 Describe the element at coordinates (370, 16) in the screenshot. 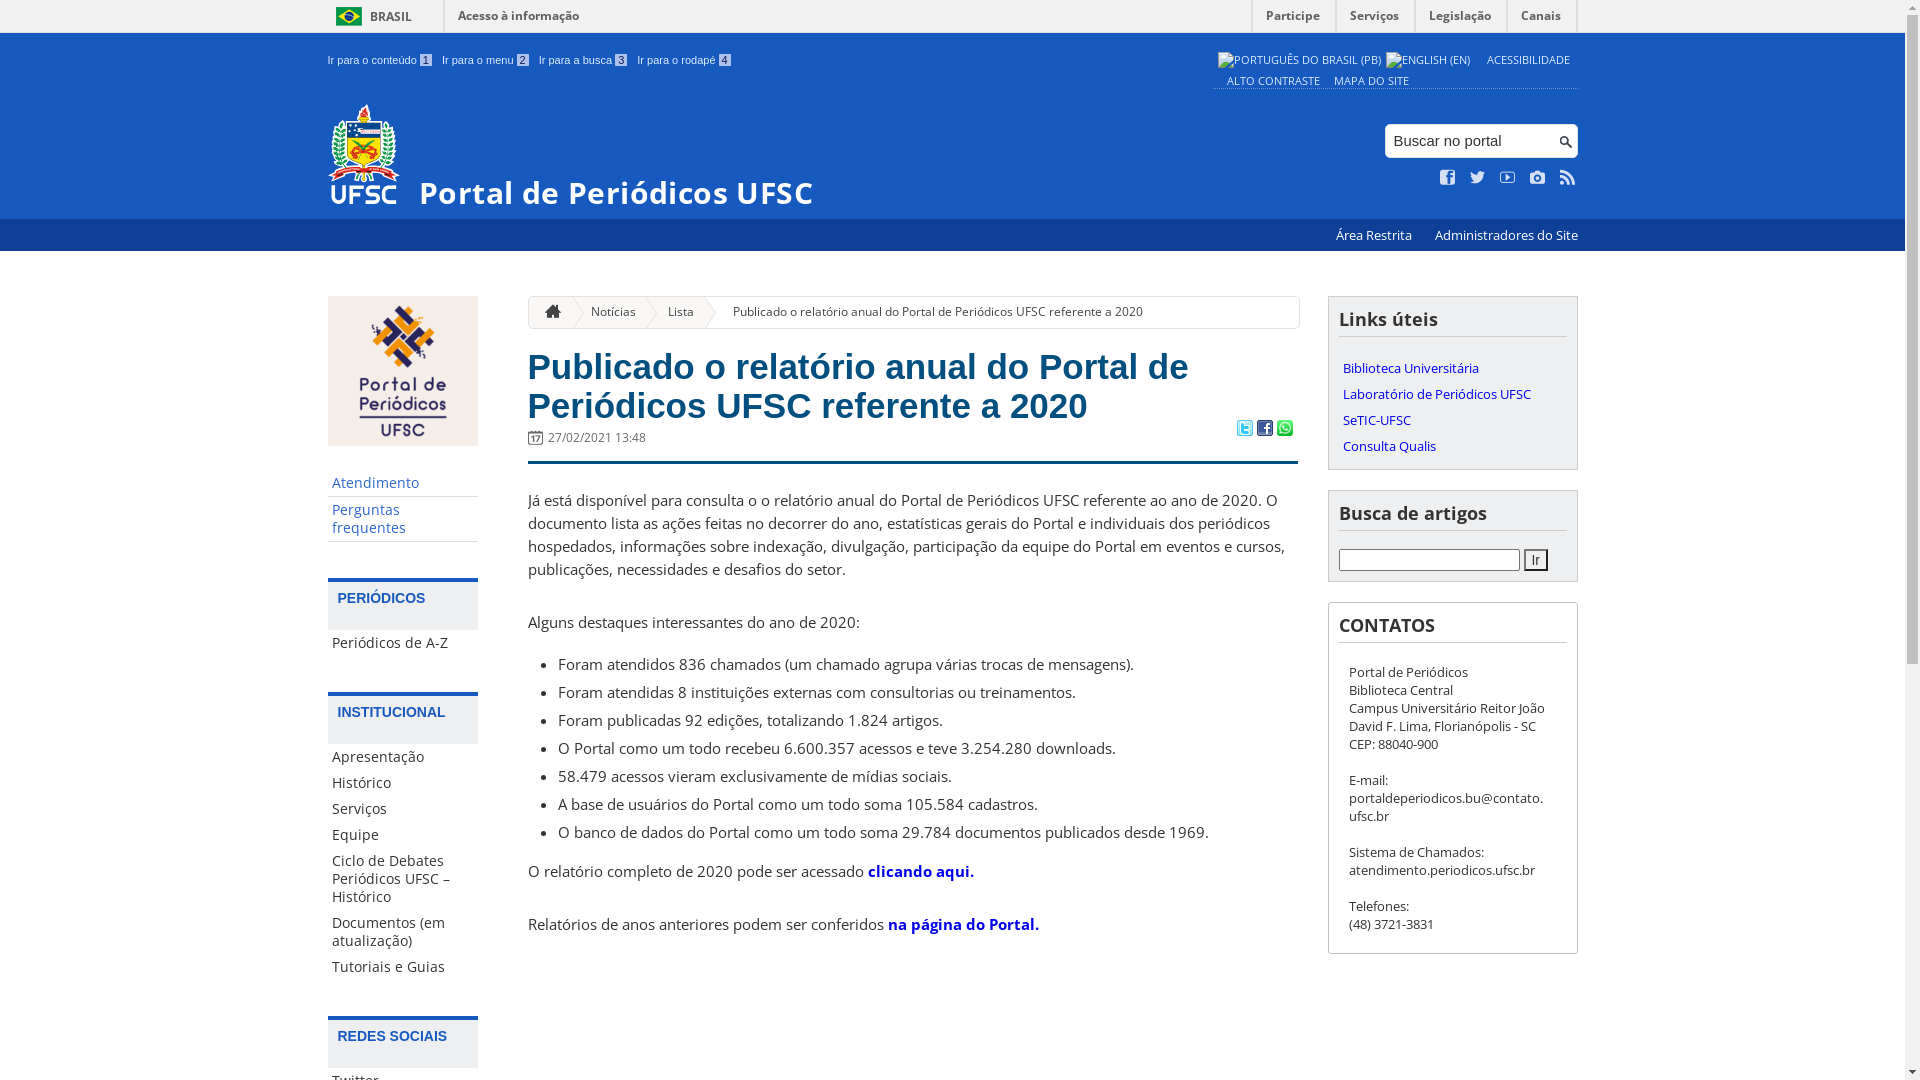

I see `'BRASIL'` at that location.